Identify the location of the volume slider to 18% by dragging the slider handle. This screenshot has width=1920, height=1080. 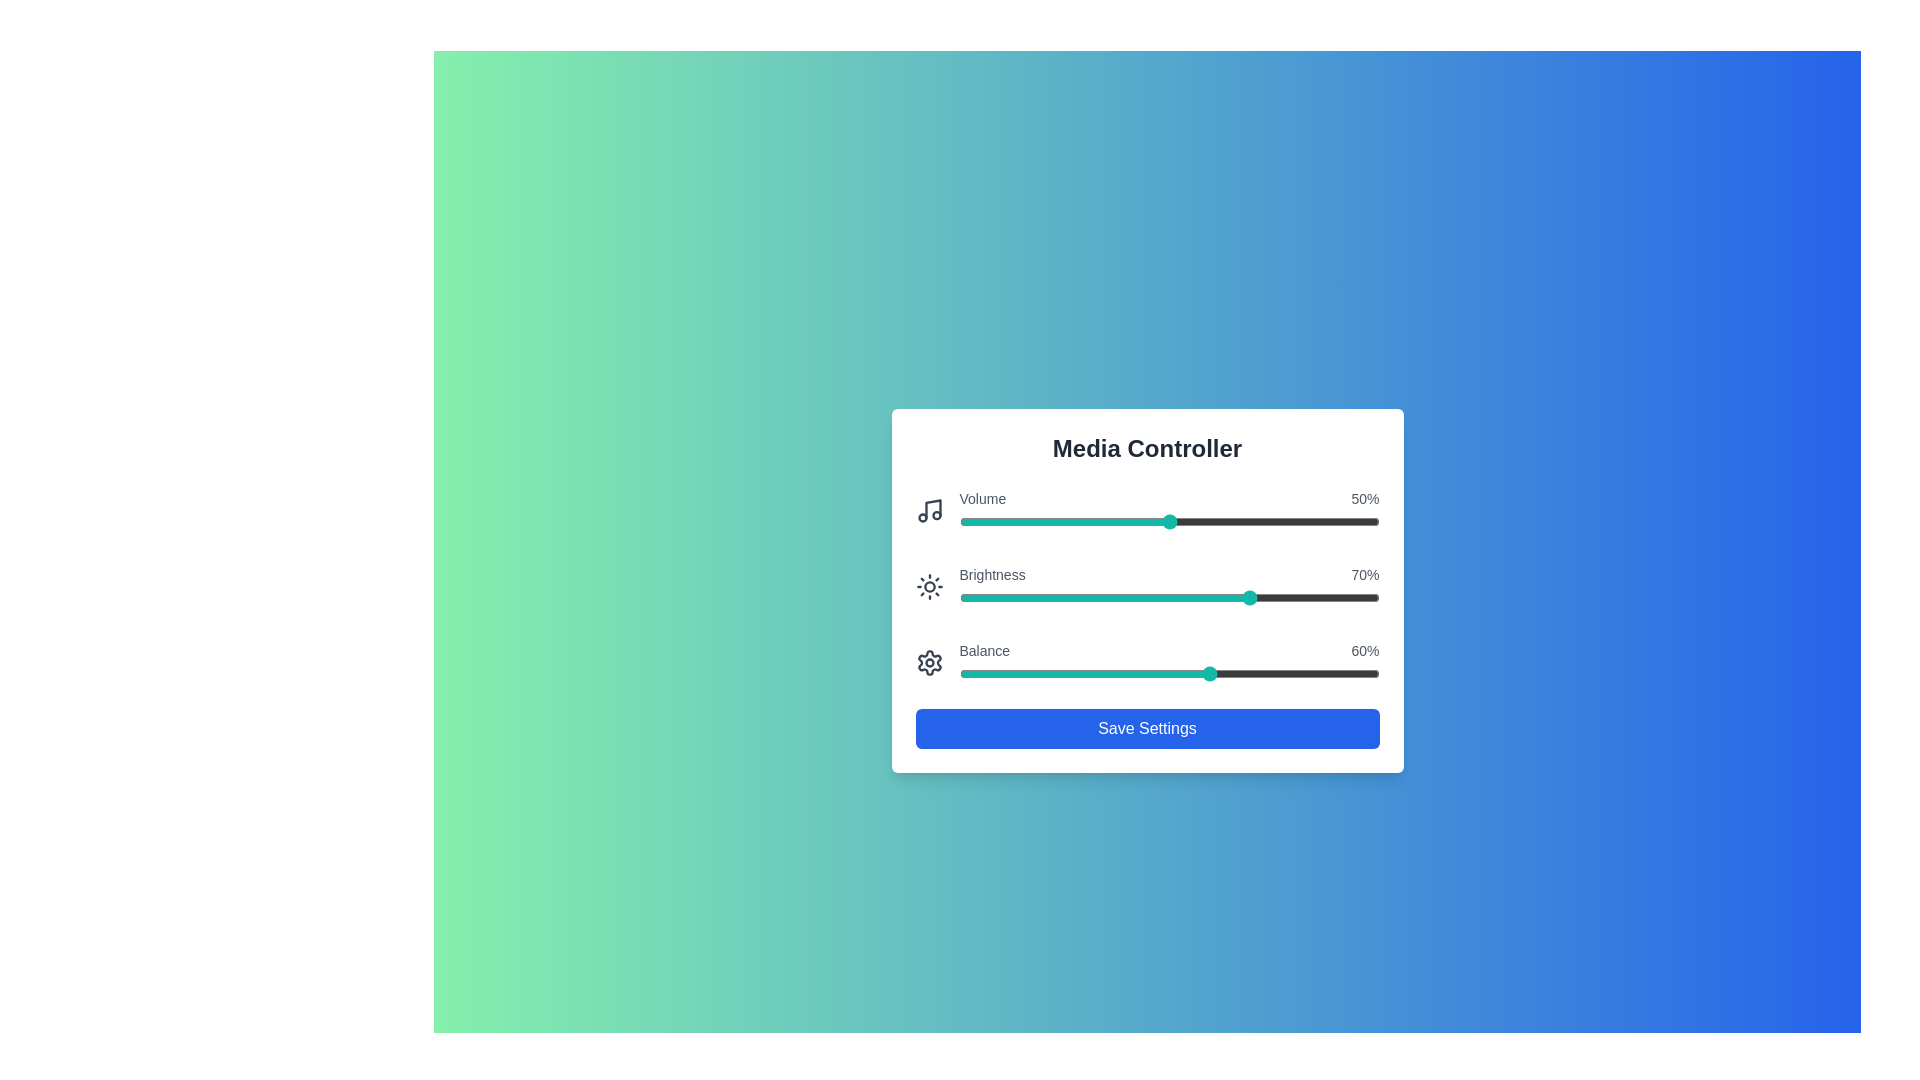
(1035, 520).